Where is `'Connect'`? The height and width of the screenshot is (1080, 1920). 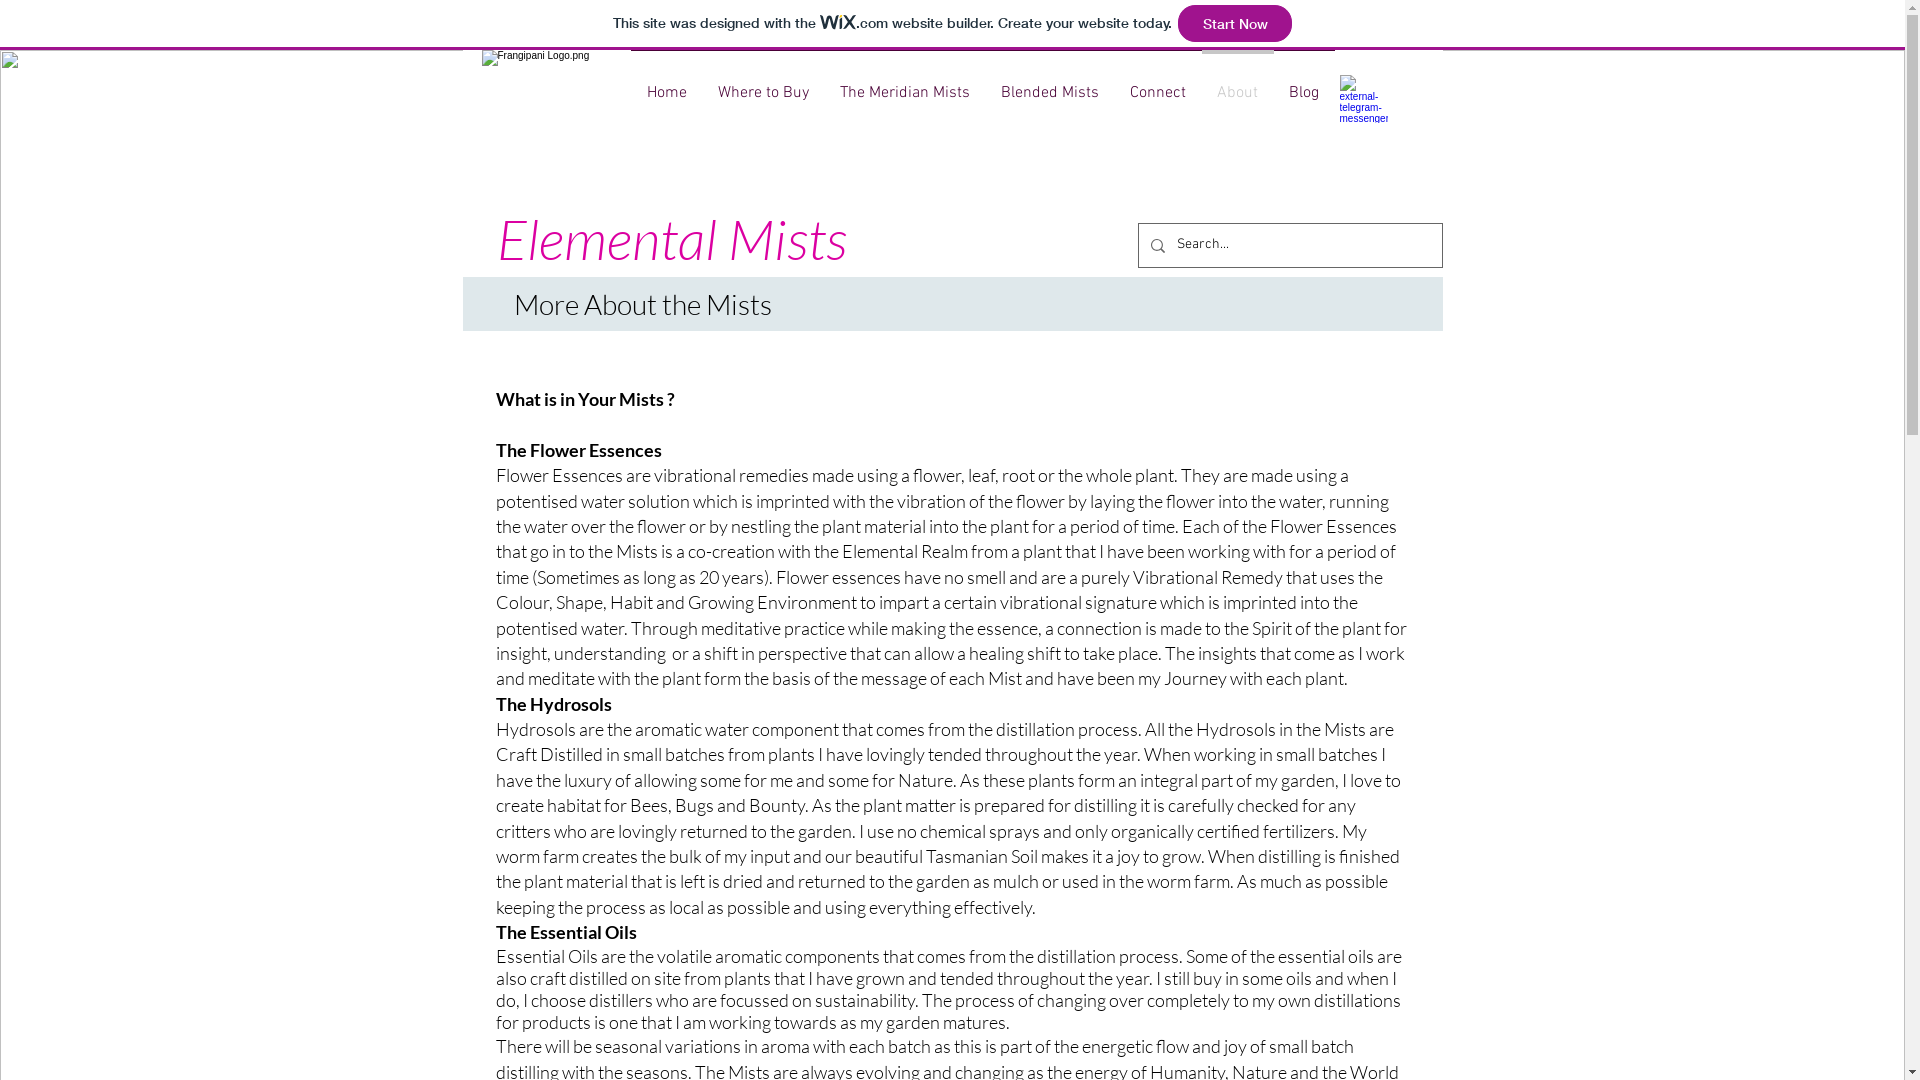 'Connect' is located at coordinates (1157, 83).